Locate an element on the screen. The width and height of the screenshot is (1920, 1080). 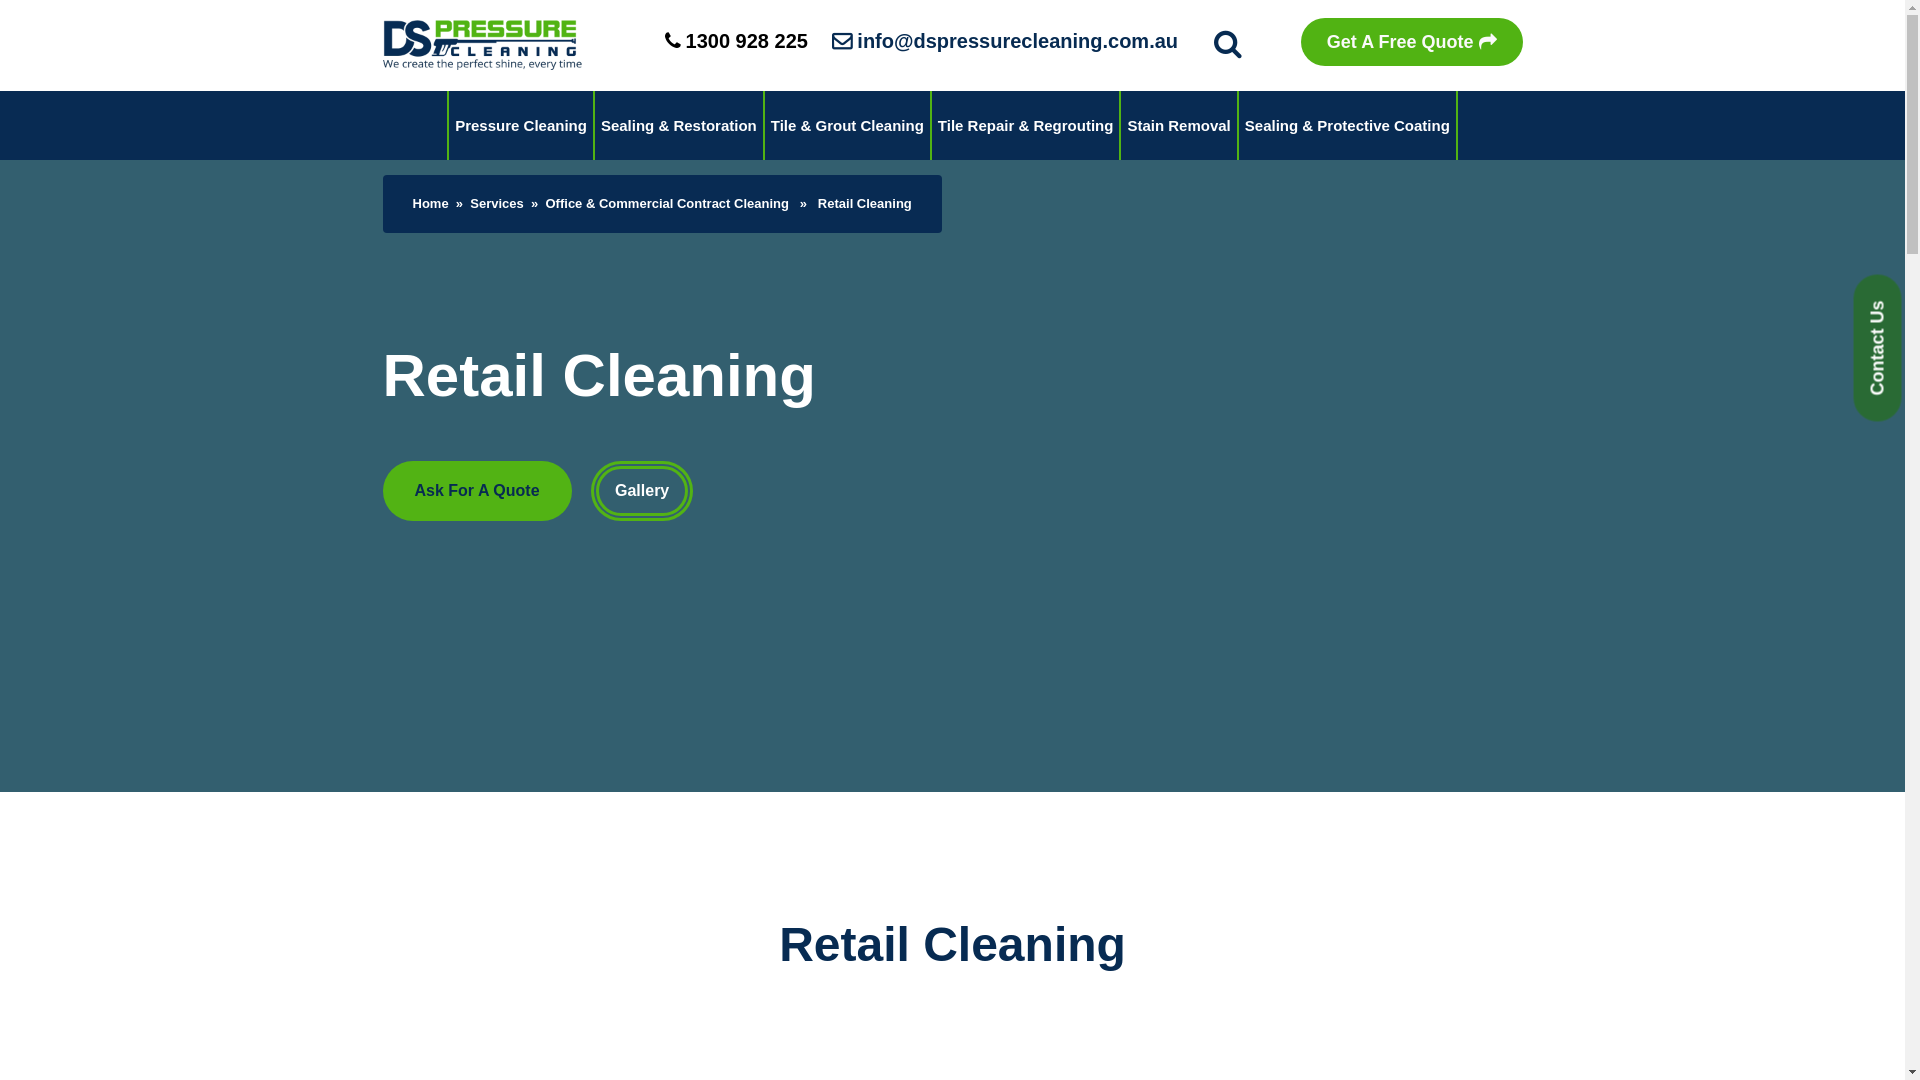
'Home' is located at coordinates (429, 203).